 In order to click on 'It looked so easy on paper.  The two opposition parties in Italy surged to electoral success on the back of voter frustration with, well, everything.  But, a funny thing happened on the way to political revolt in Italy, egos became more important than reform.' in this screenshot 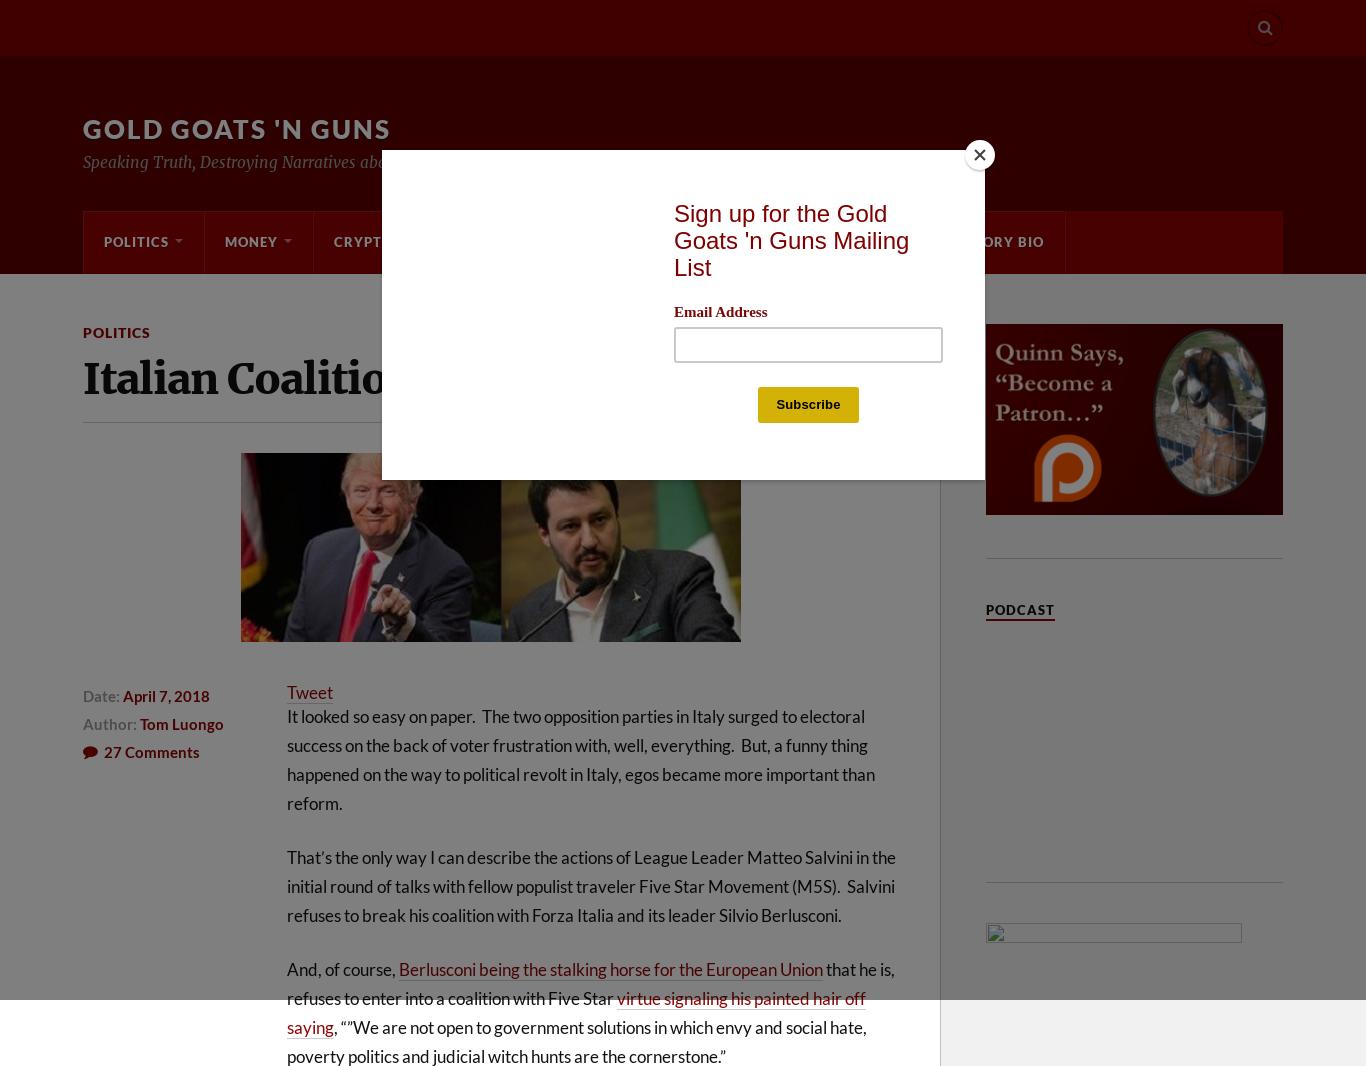, I will do `click(579, 757)`.